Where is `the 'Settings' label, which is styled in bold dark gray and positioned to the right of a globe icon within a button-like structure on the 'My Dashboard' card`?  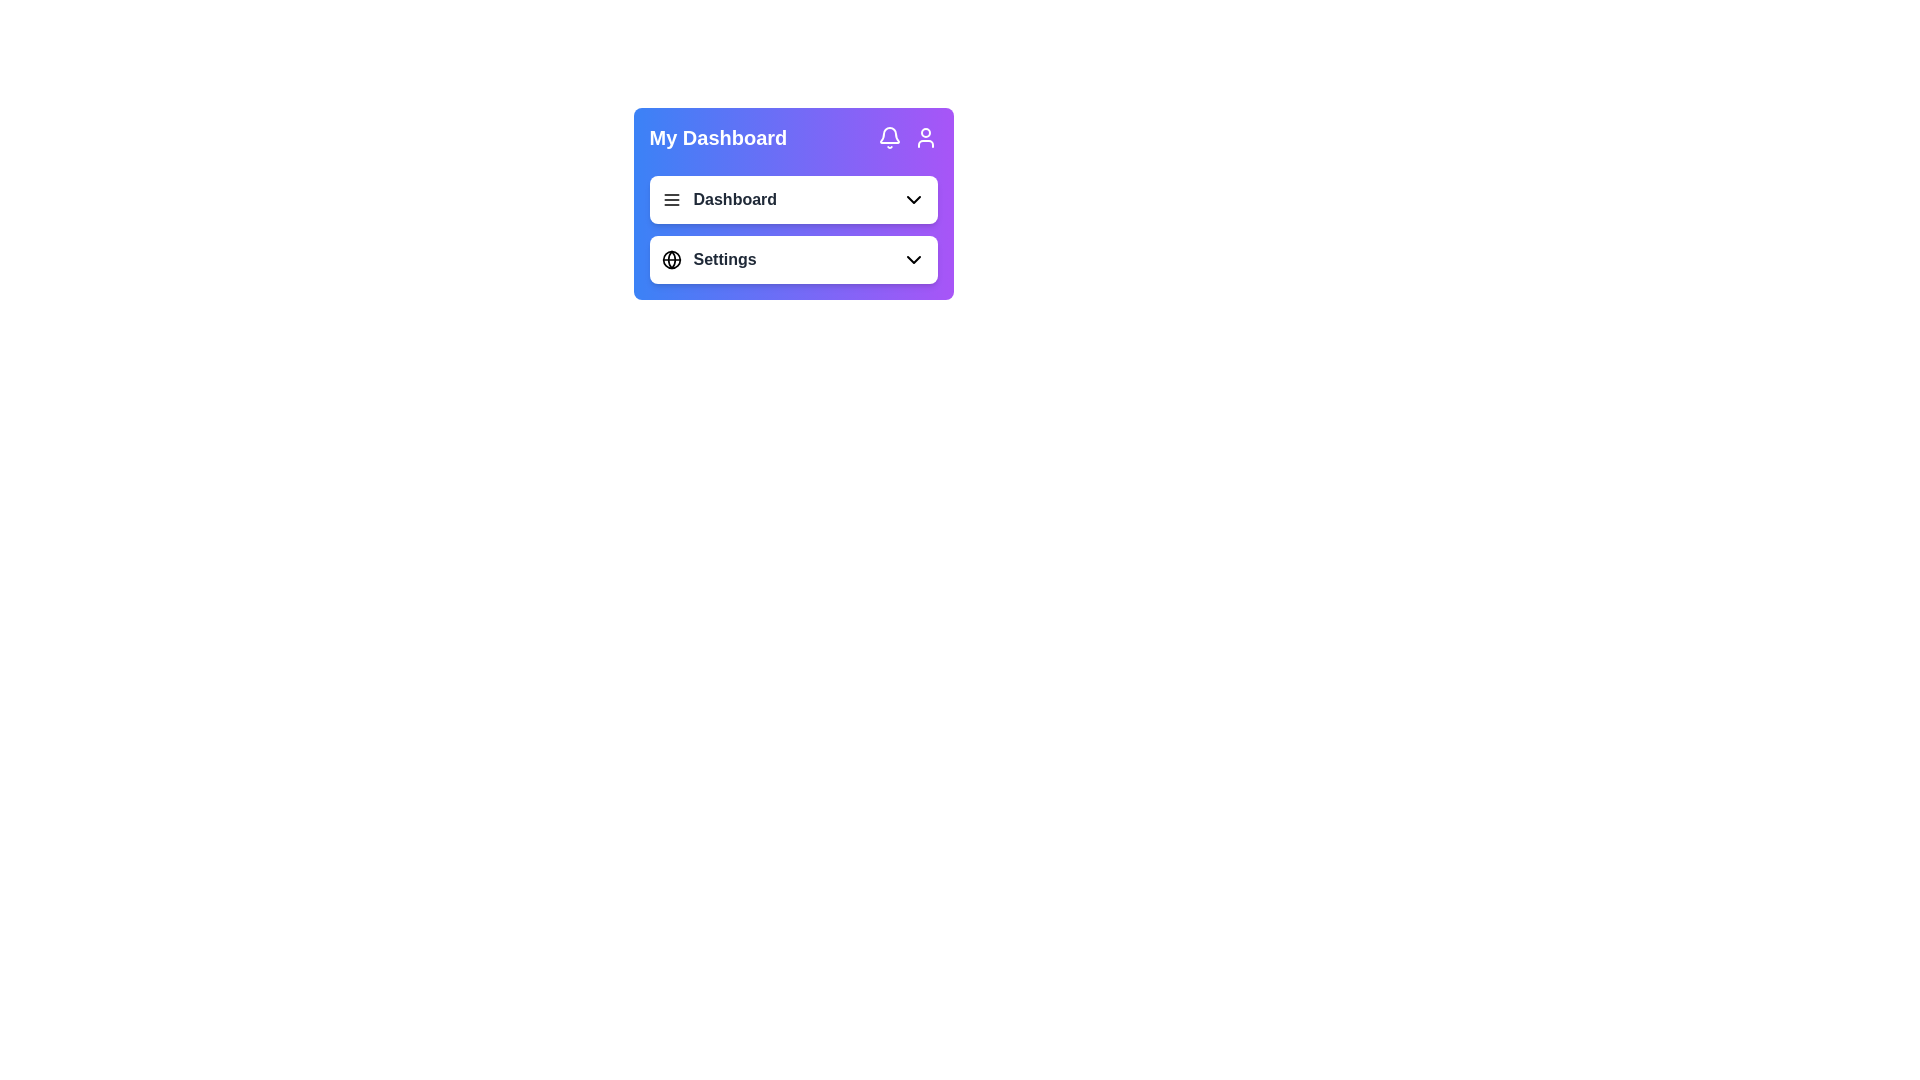 the 'Settings' label, which is styled in bold dark gray and positioned to the right of a globe icon within a button-like structure on the 'My Dashboard' card is located at coordinates (723, 258).